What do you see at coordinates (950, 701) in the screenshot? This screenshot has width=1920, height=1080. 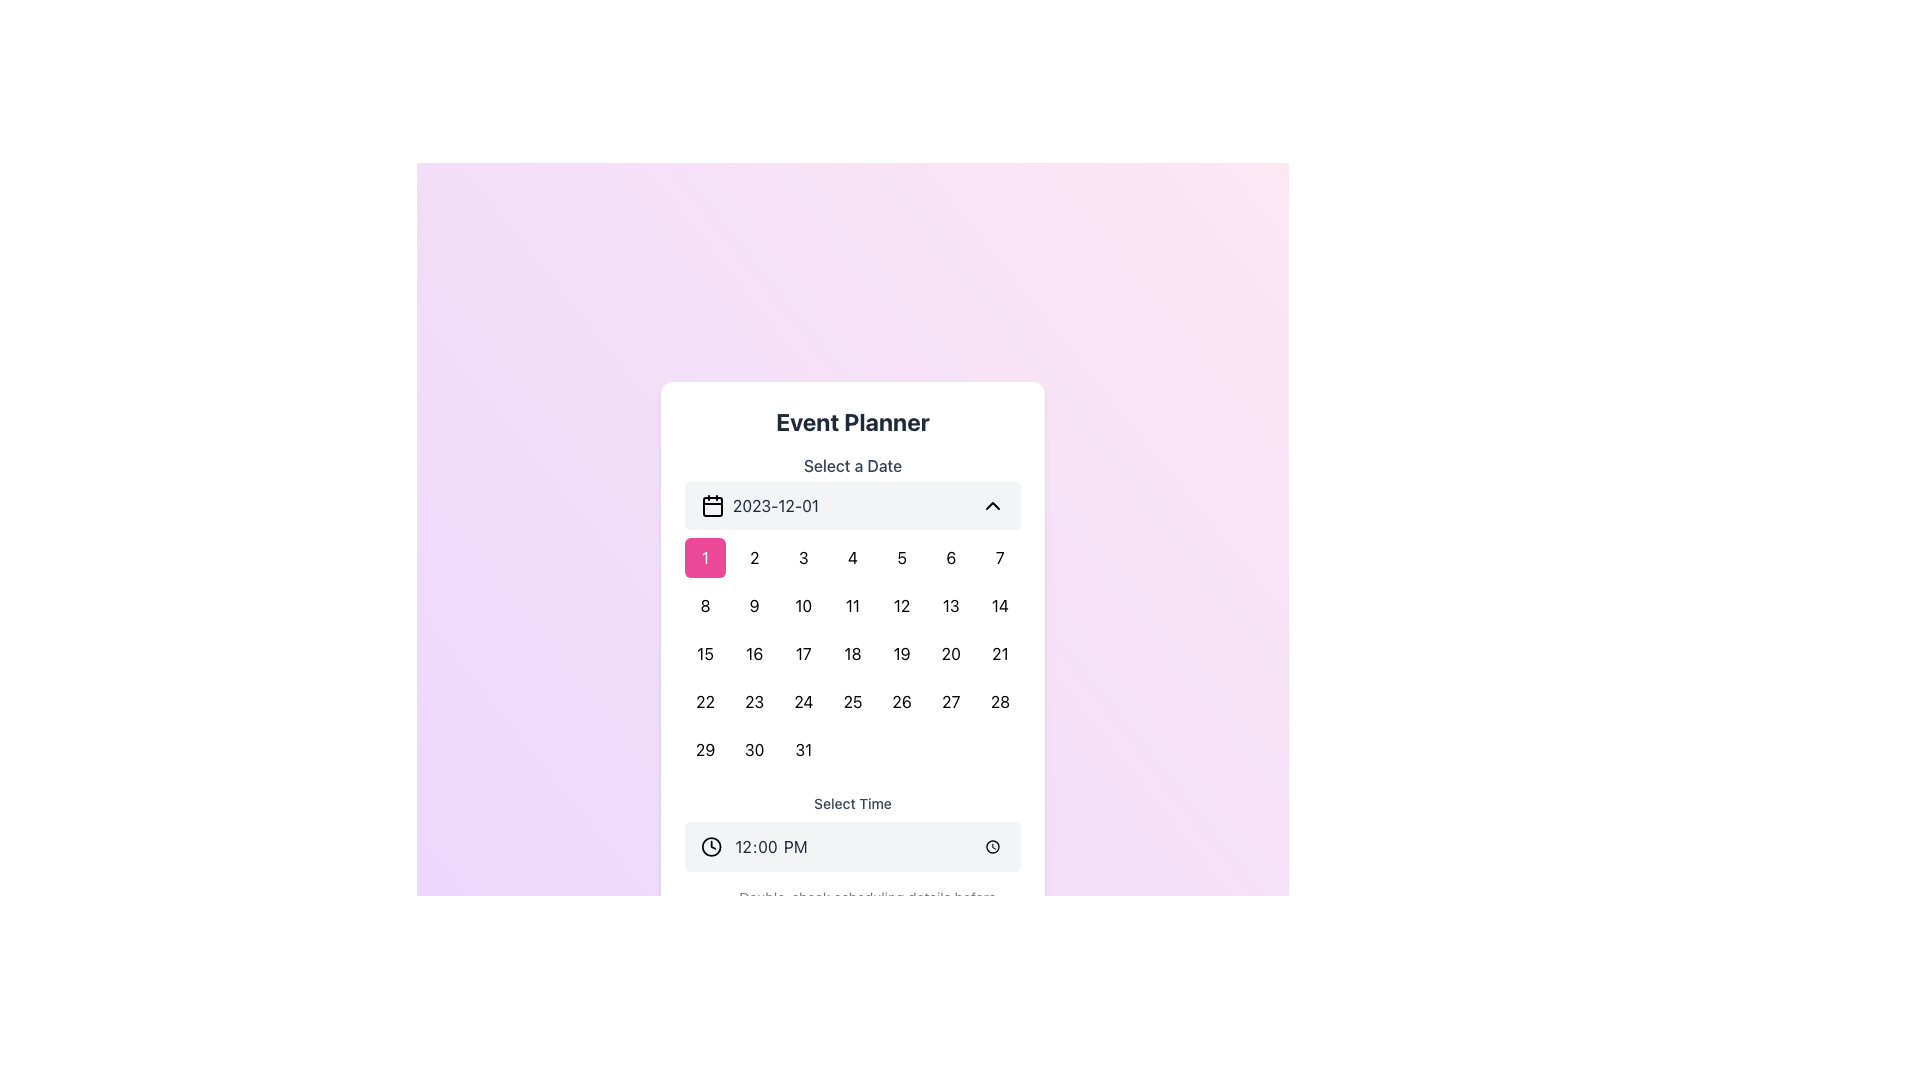 I see `the button displaying the number '27' in the sixth row and sixth column of the calendar grid` at bounding box center [950, 701].